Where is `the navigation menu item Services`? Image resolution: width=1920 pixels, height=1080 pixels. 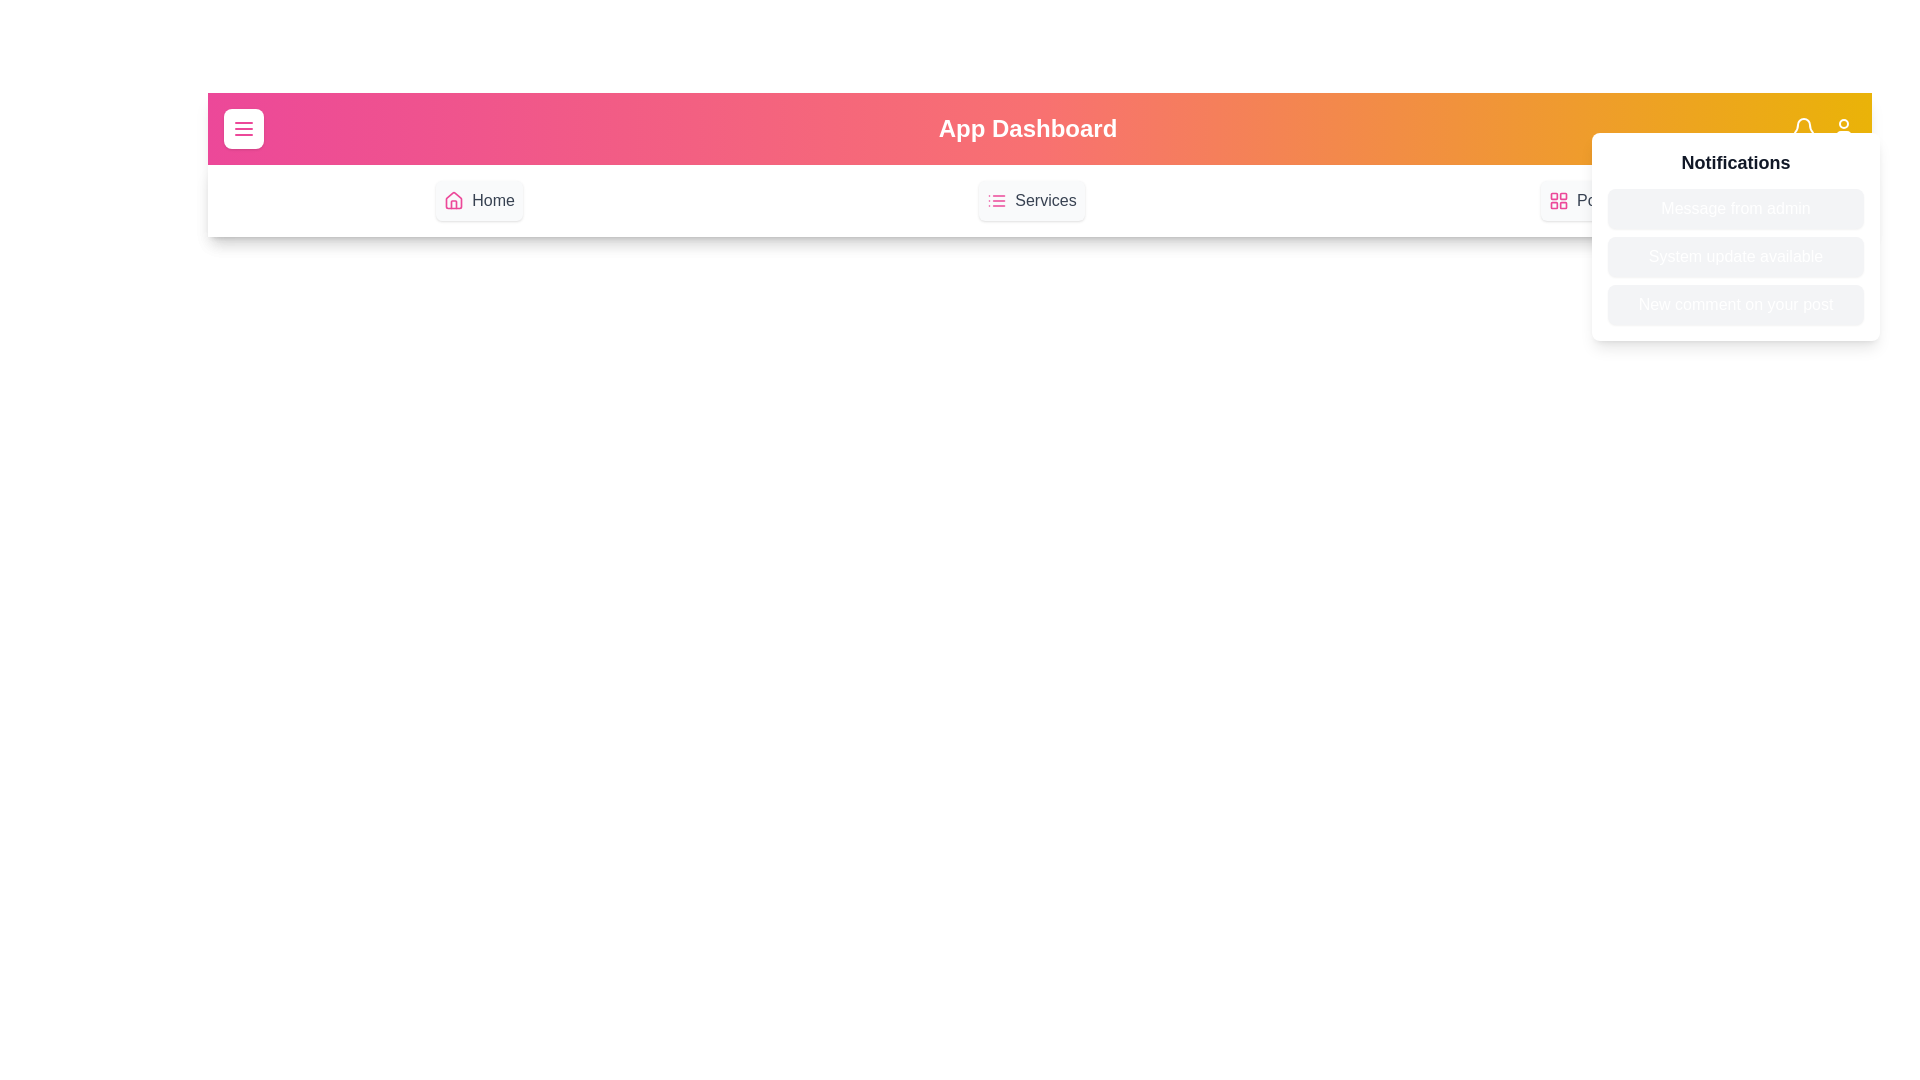
the navigation menu item Services is located at coordinates (1032, 200).